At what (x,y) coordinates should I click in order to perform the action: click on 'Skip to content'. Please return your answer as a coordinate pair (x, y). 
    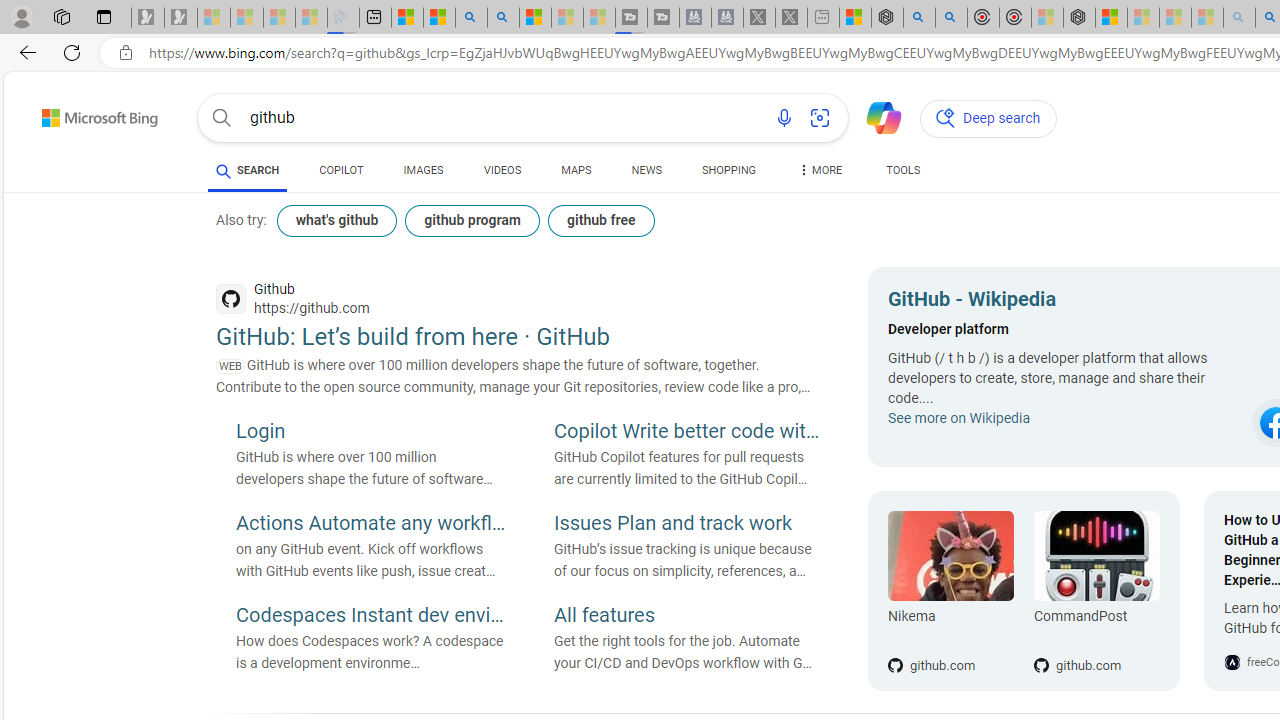
    Looking at the image, I should click on (64, 111).